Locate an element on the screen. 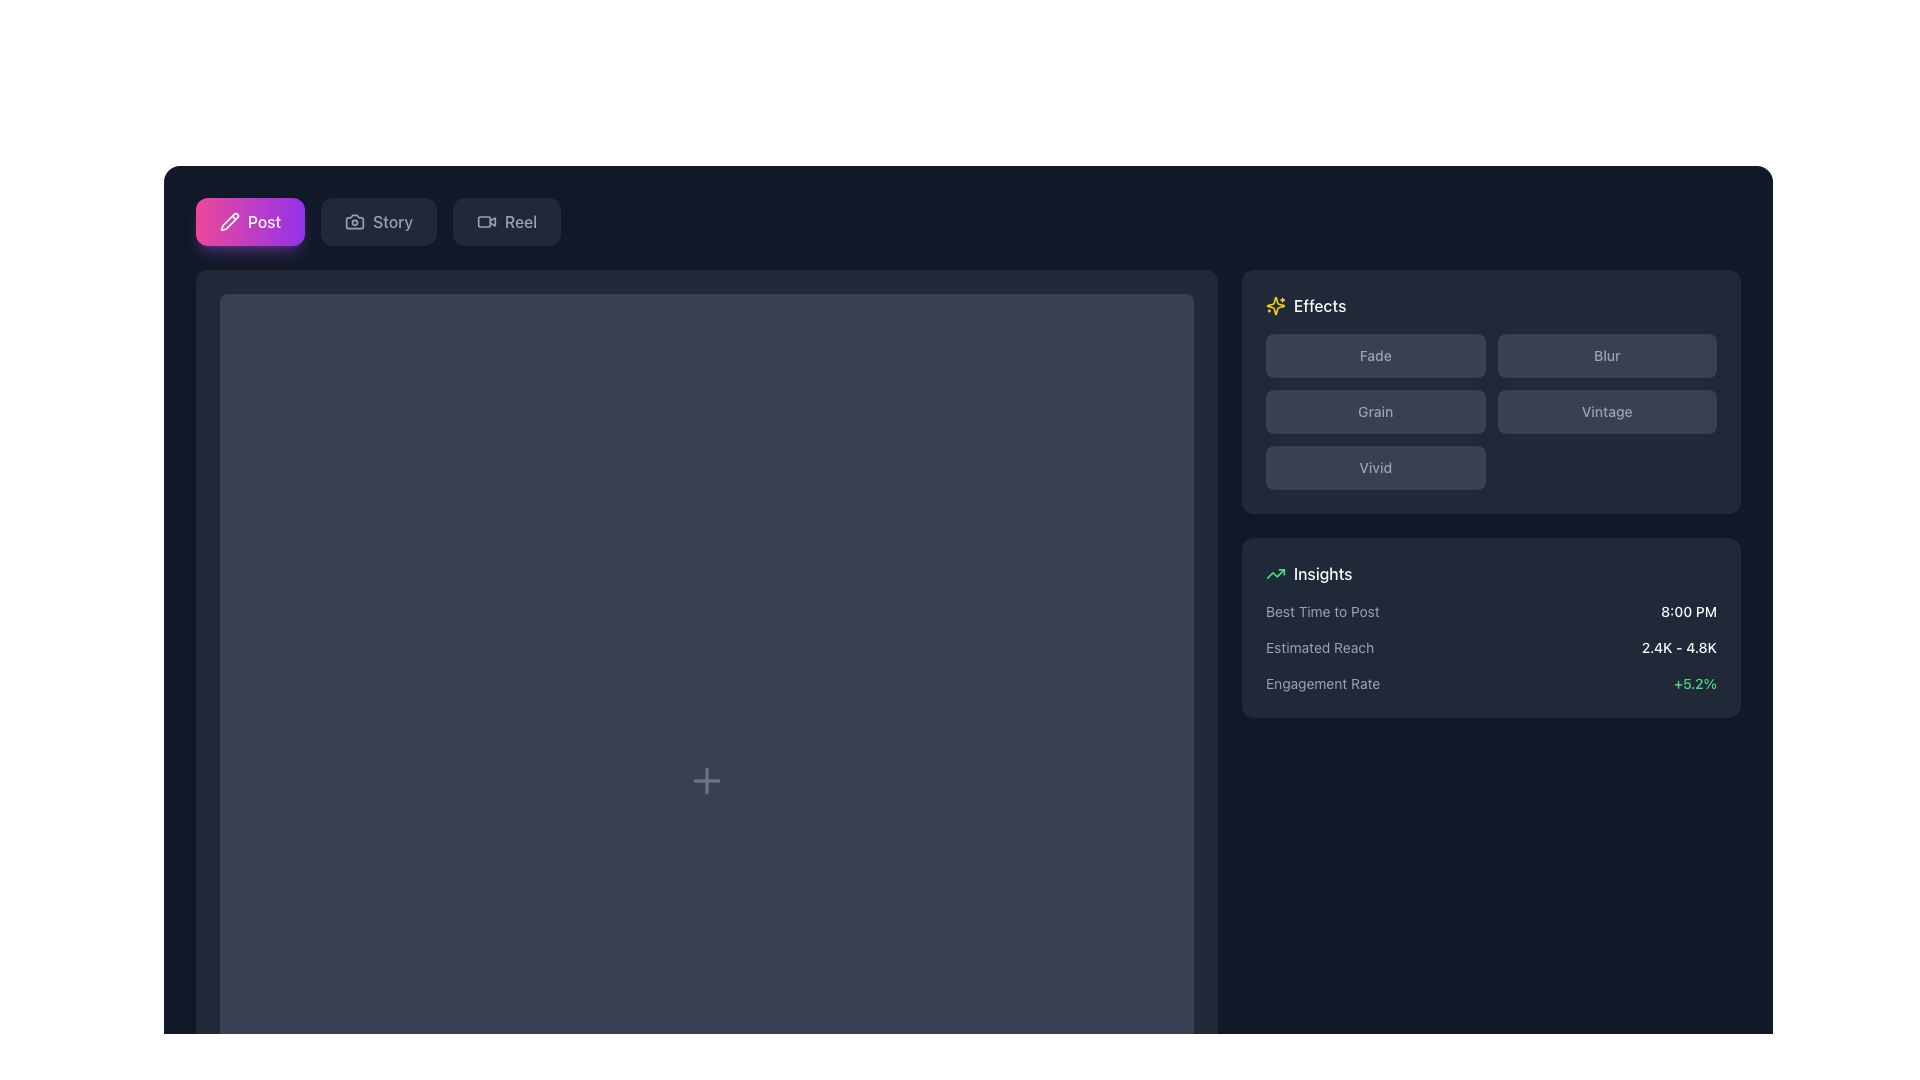 The image size is (1920, 1080). the first button on the left in the horizontal row of buttons to initiate post creation is located at coordinates (249, 222).